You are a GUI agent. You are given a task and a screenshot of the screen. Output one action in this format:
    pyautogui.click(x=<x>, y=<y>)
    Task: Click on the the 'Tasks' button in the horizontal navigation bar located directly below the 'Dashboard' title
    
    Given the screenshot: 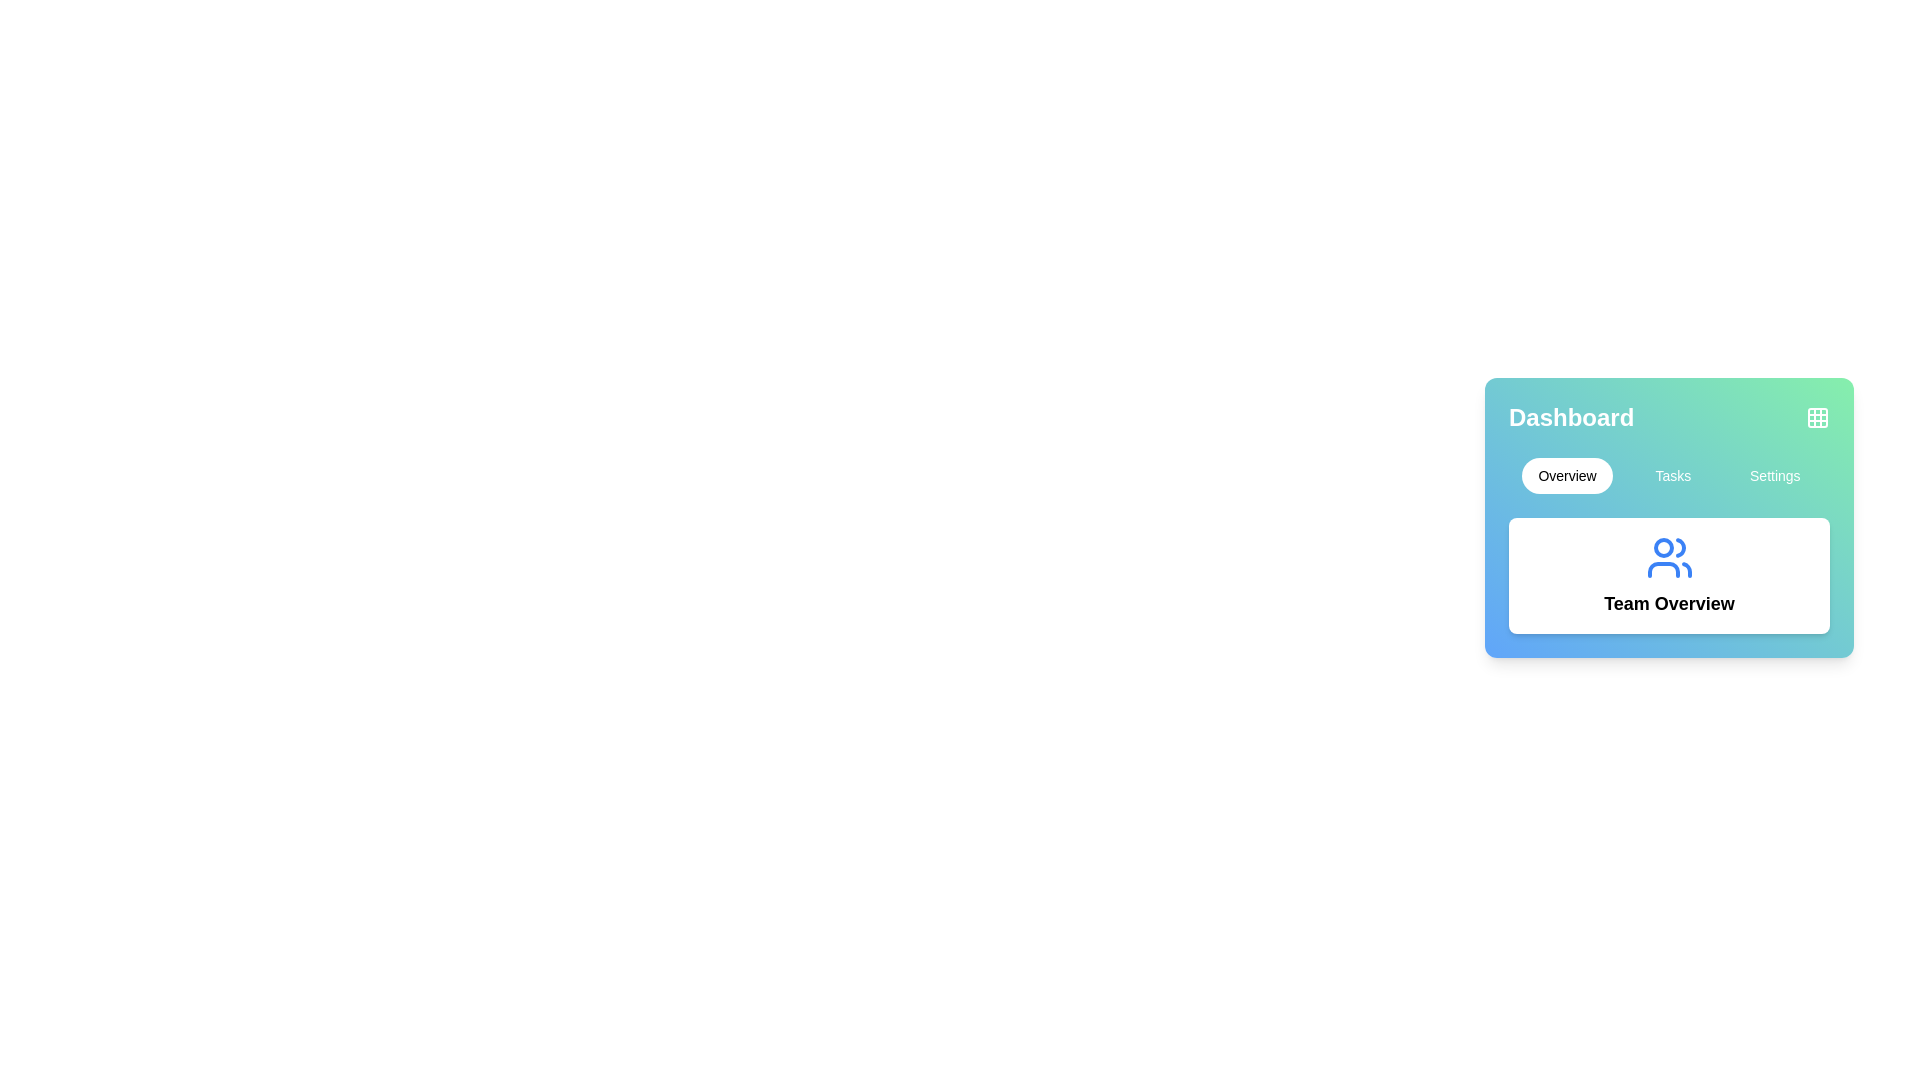 What is the action you would take?
    pyautogui.click(x=1669, y=475)
    